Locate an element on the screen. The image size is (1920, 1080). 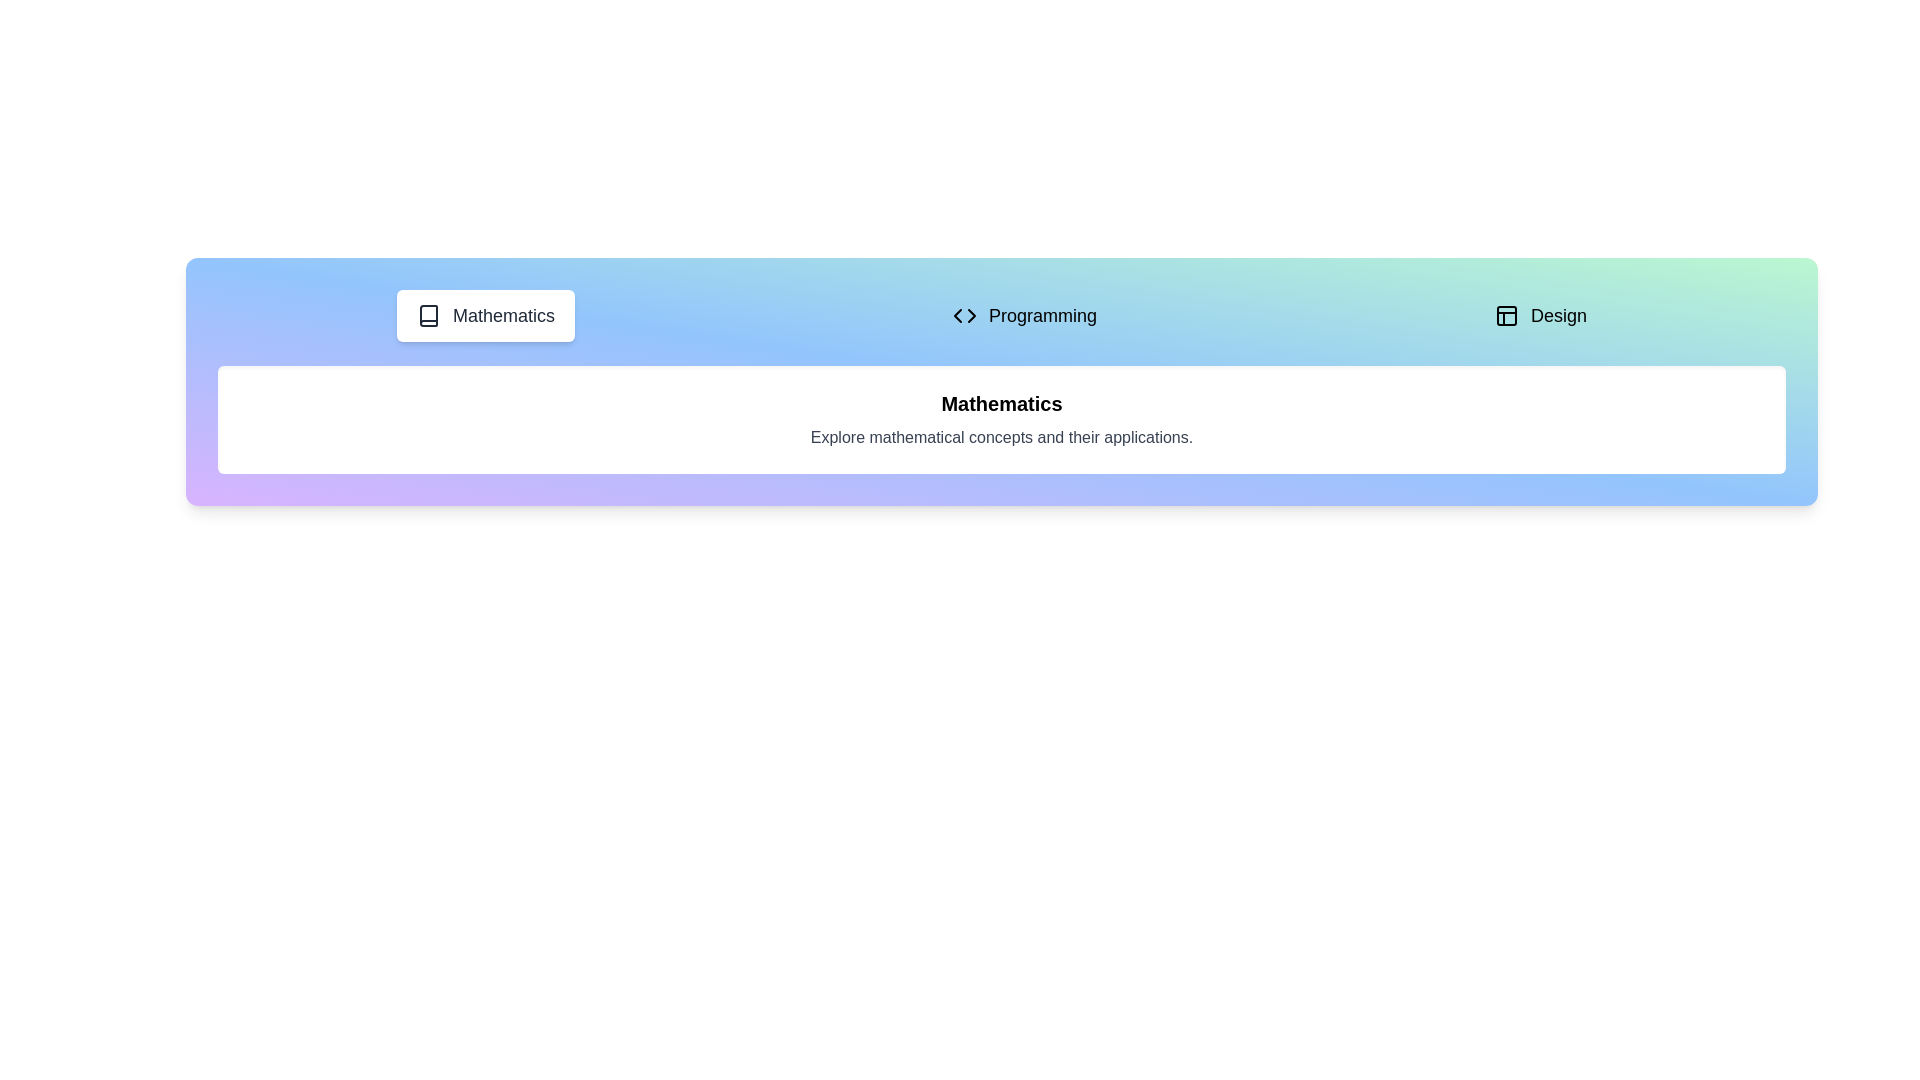
the button corresponding to the module Programming is located at coordinates (1024, 315).